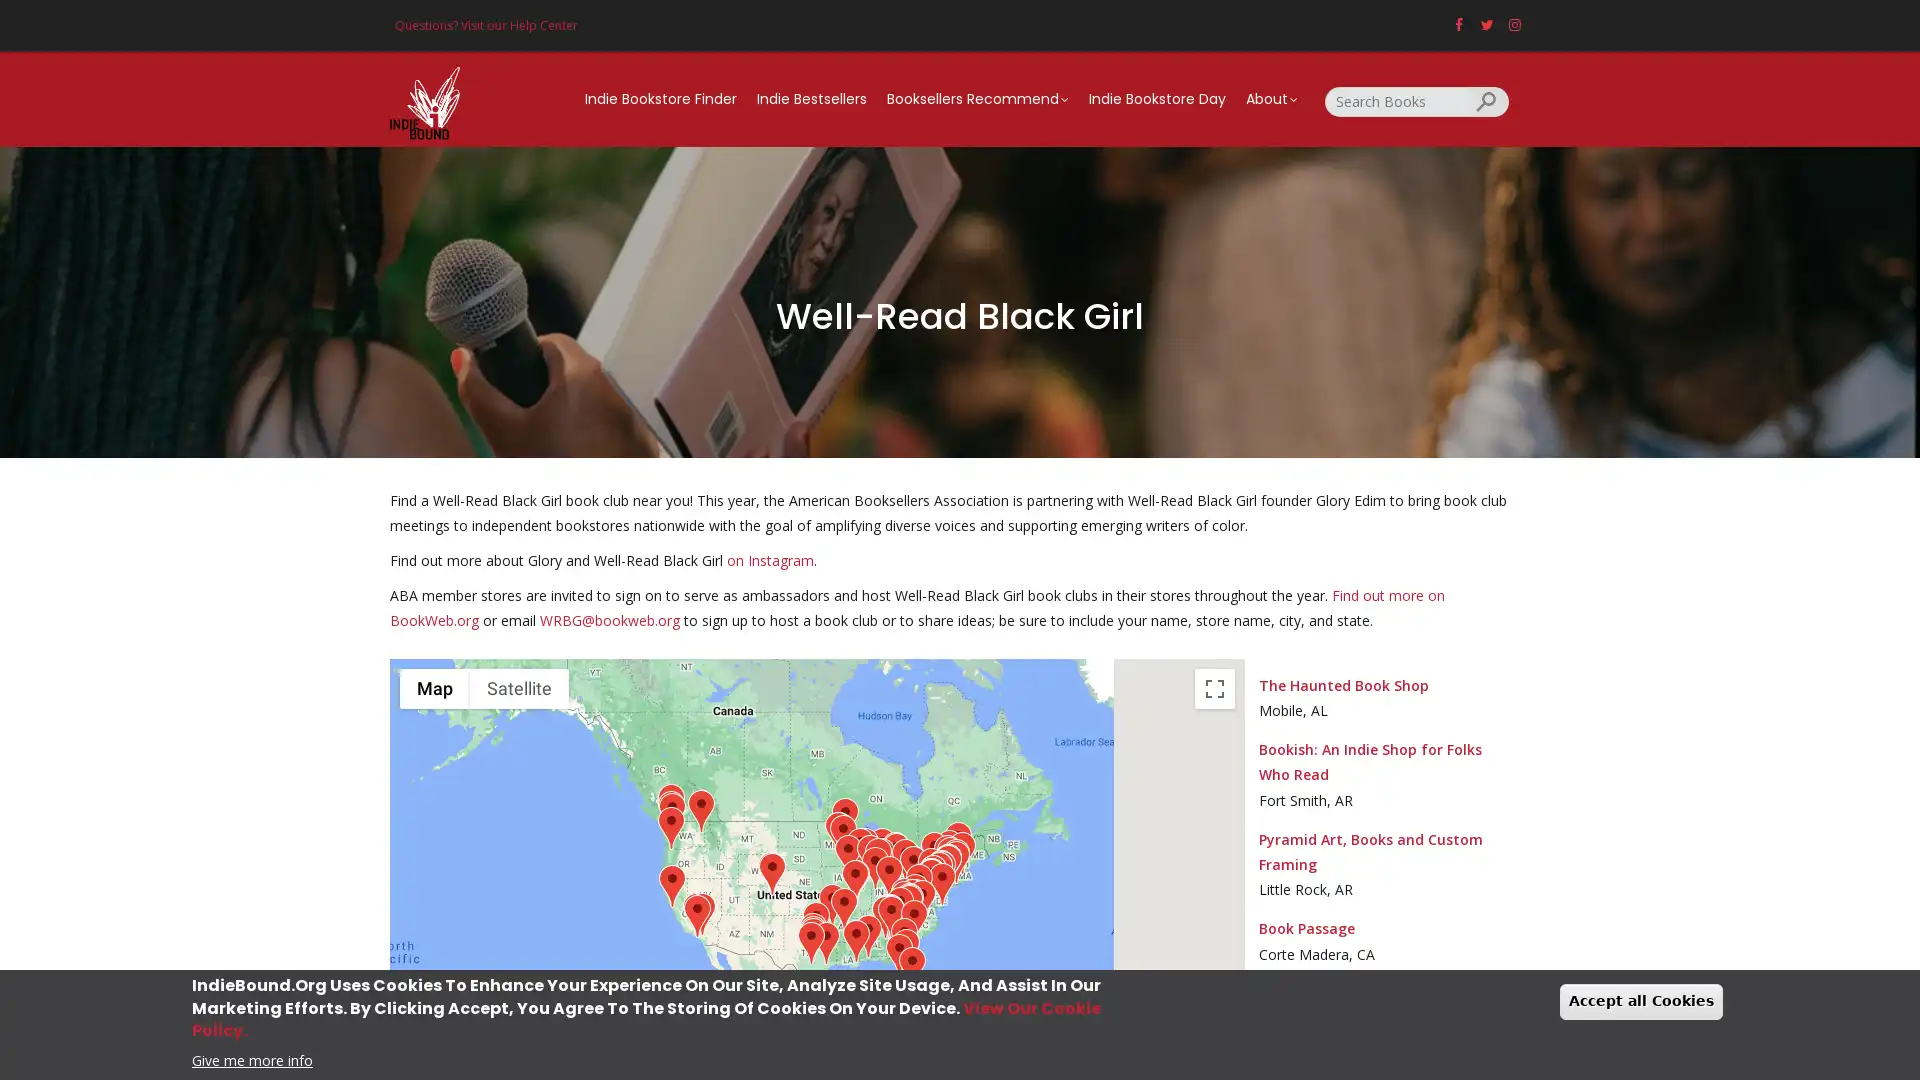 Image resolution: width=1920 pixels, height=1080 pixels. I want to click on Second Star to the Right Children's Books, so click(770, 872).